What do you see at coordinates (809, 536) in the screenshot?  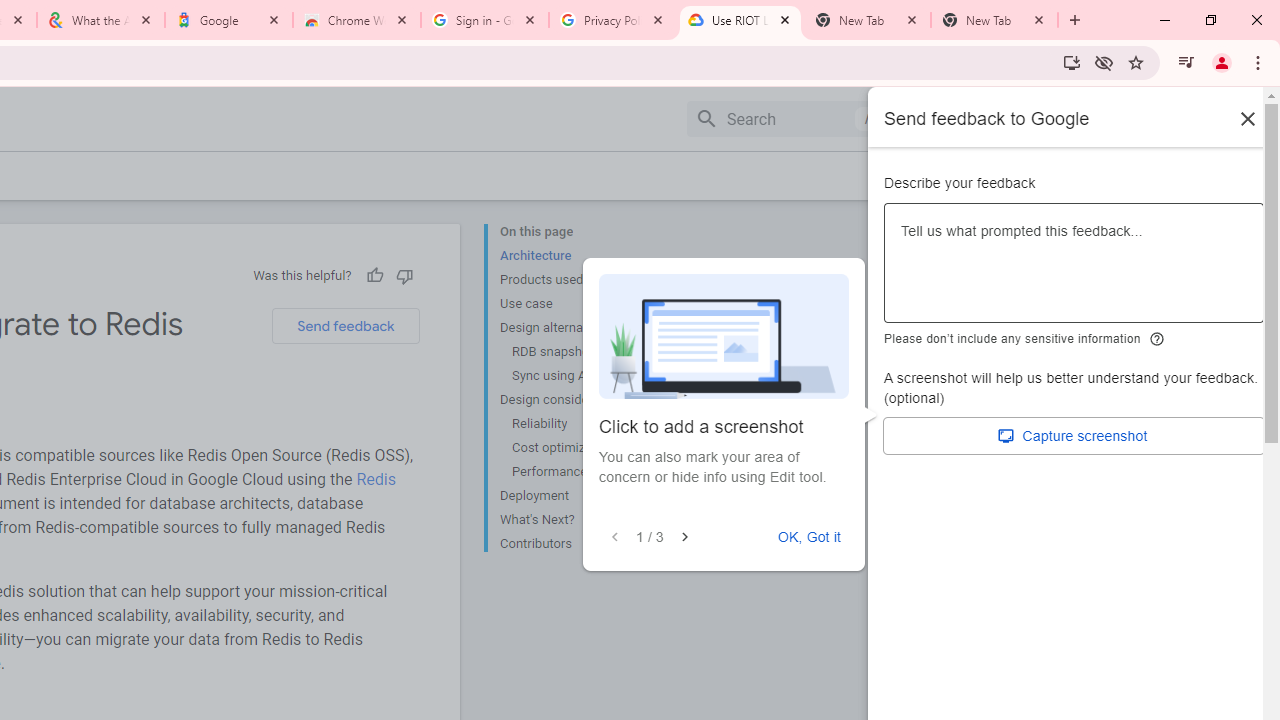 I see `'OK, Got it'` at bounding box center [809, 536].